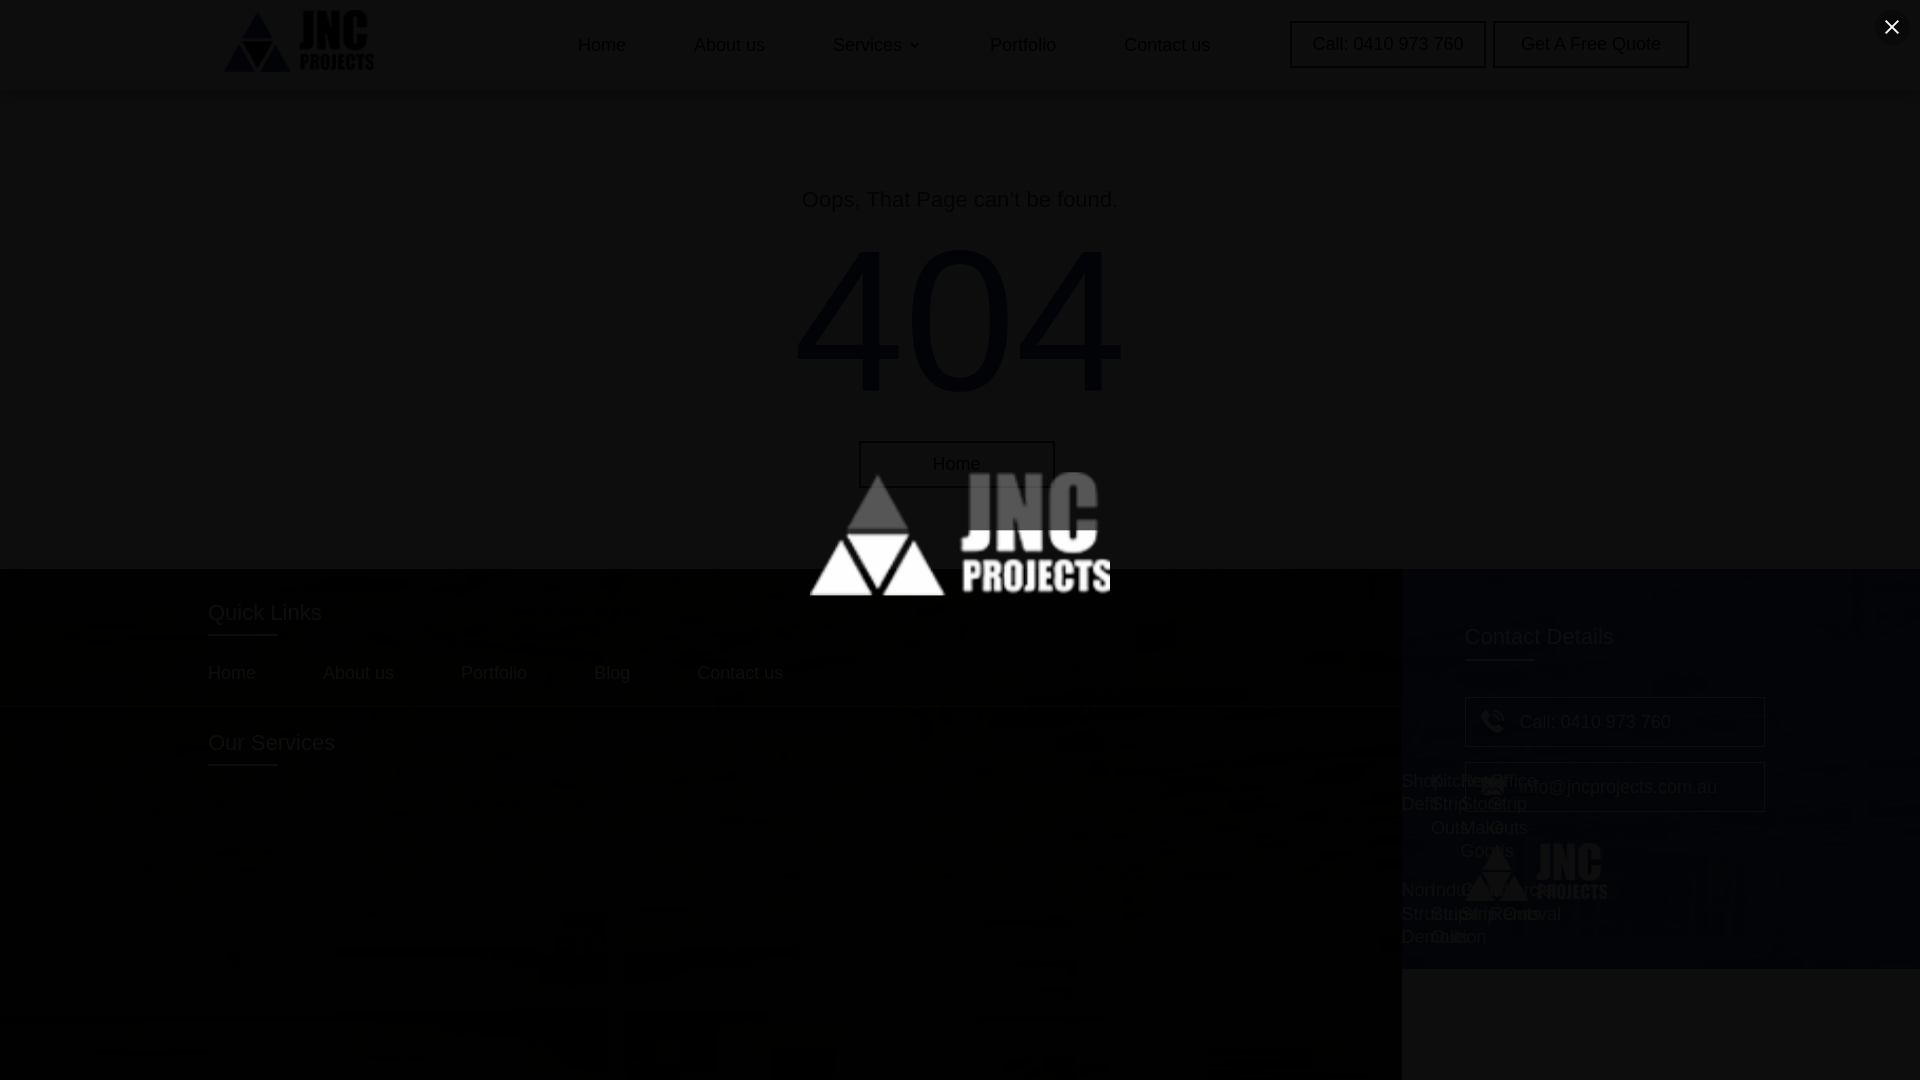  I want to click on 'Tile Removal', so click(1524, 918).